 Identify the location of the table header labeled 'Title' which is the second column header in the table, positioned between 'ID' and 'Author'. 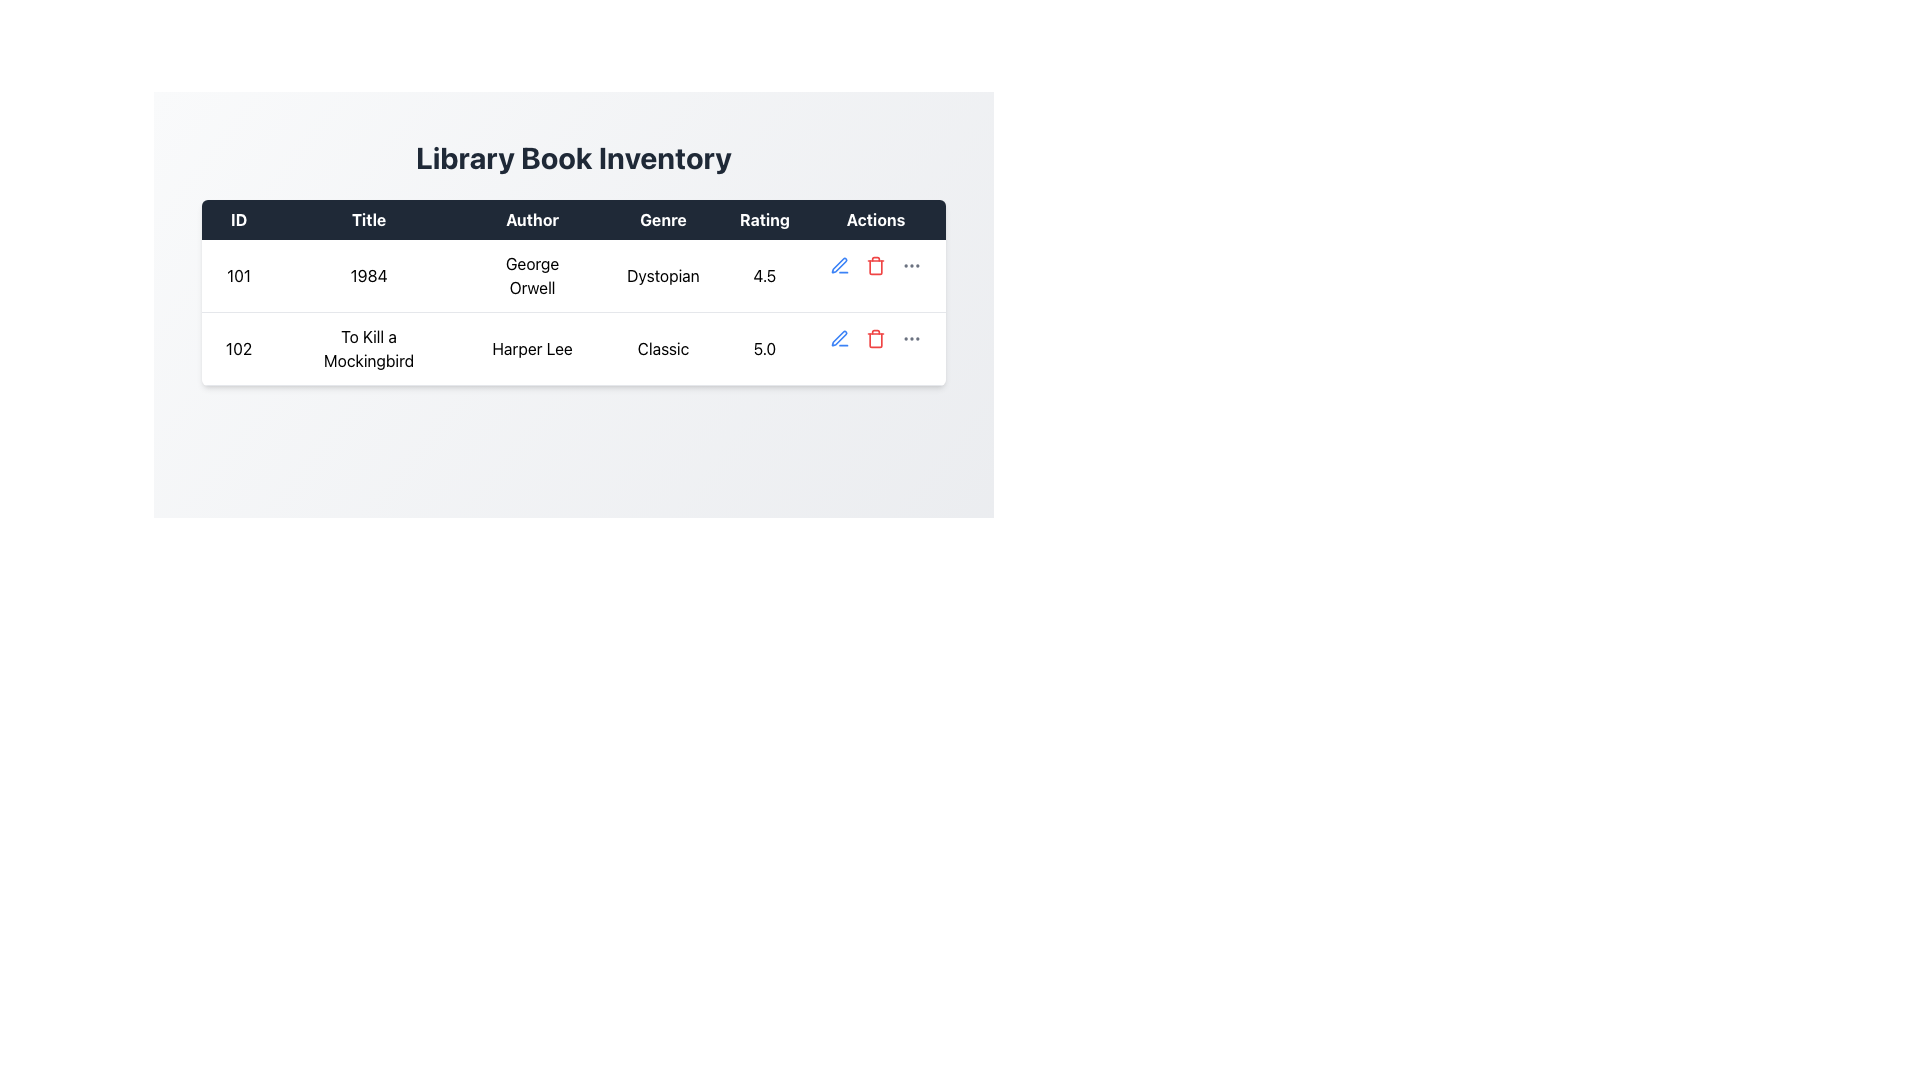
(369, 219).